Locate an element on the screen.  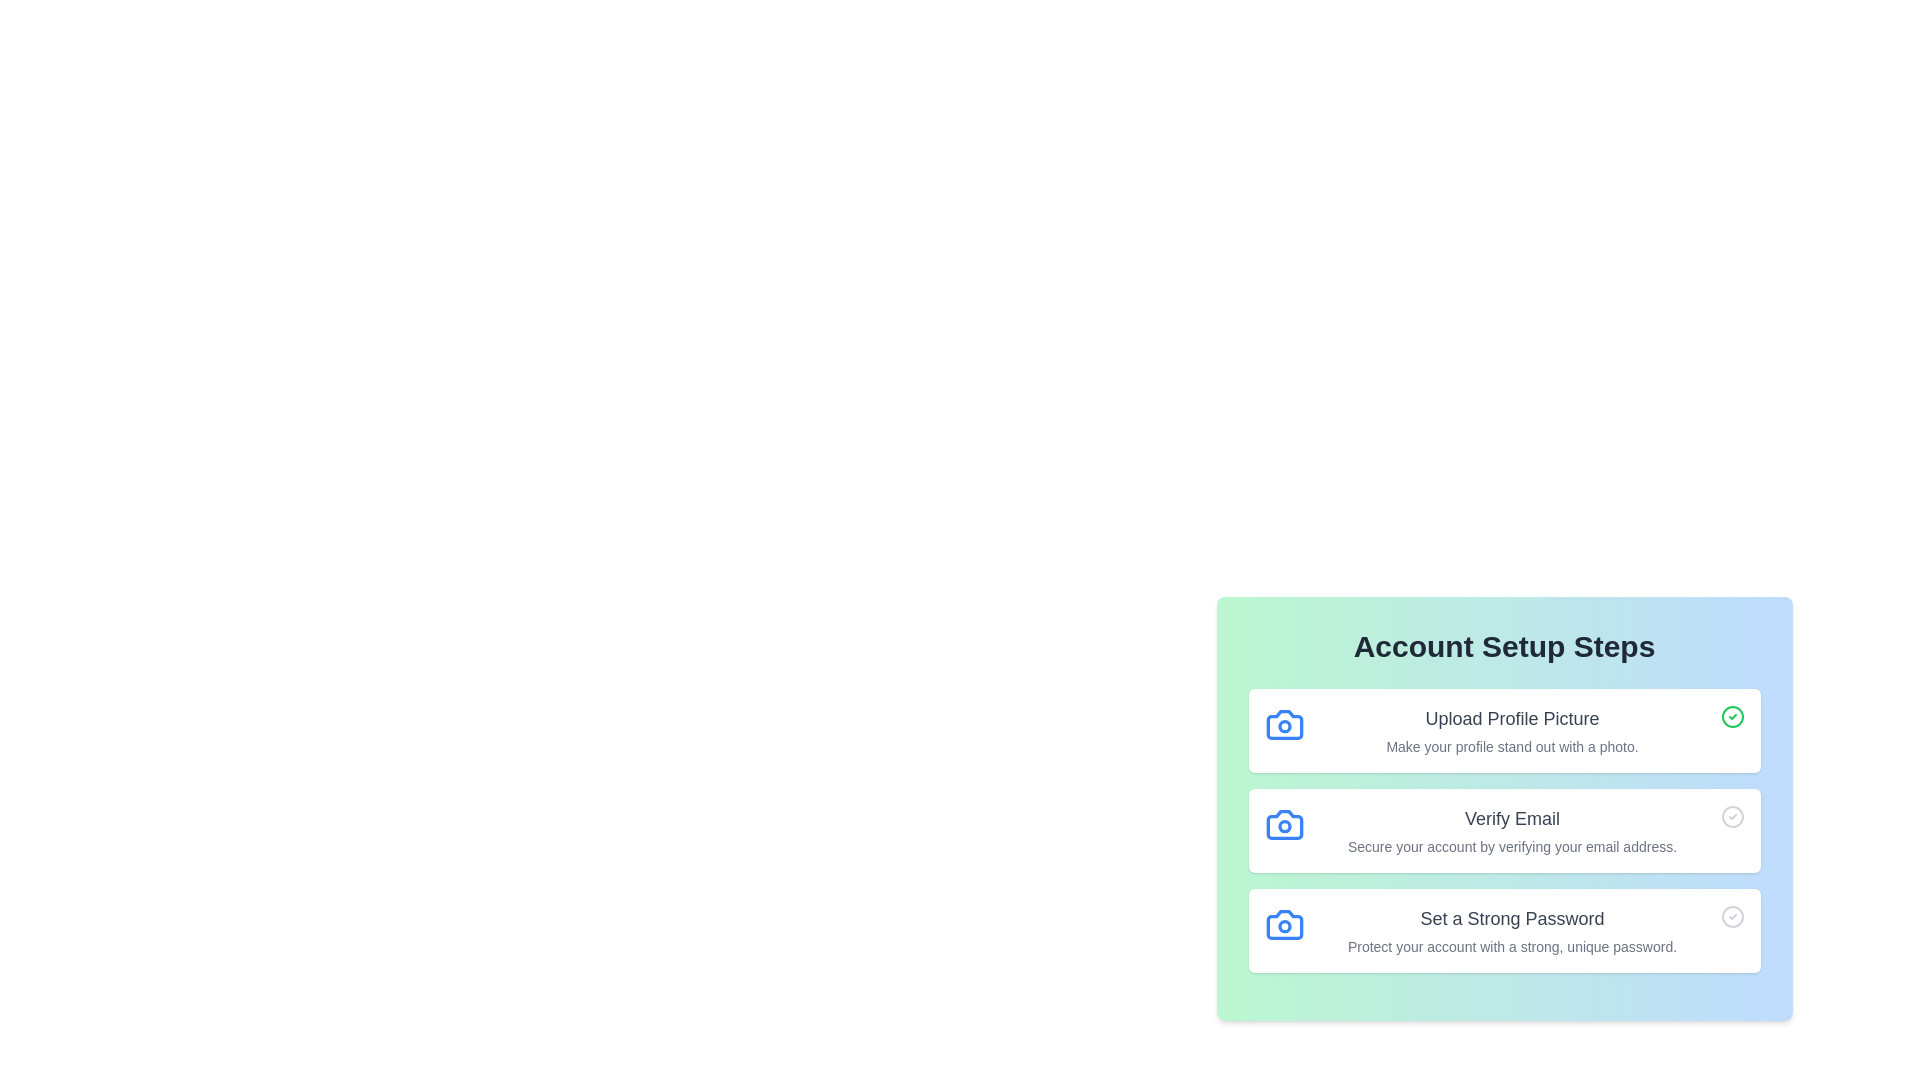
the icon associated with the checklist item Upload Profile Picture is located at coordinates (1284, 725).